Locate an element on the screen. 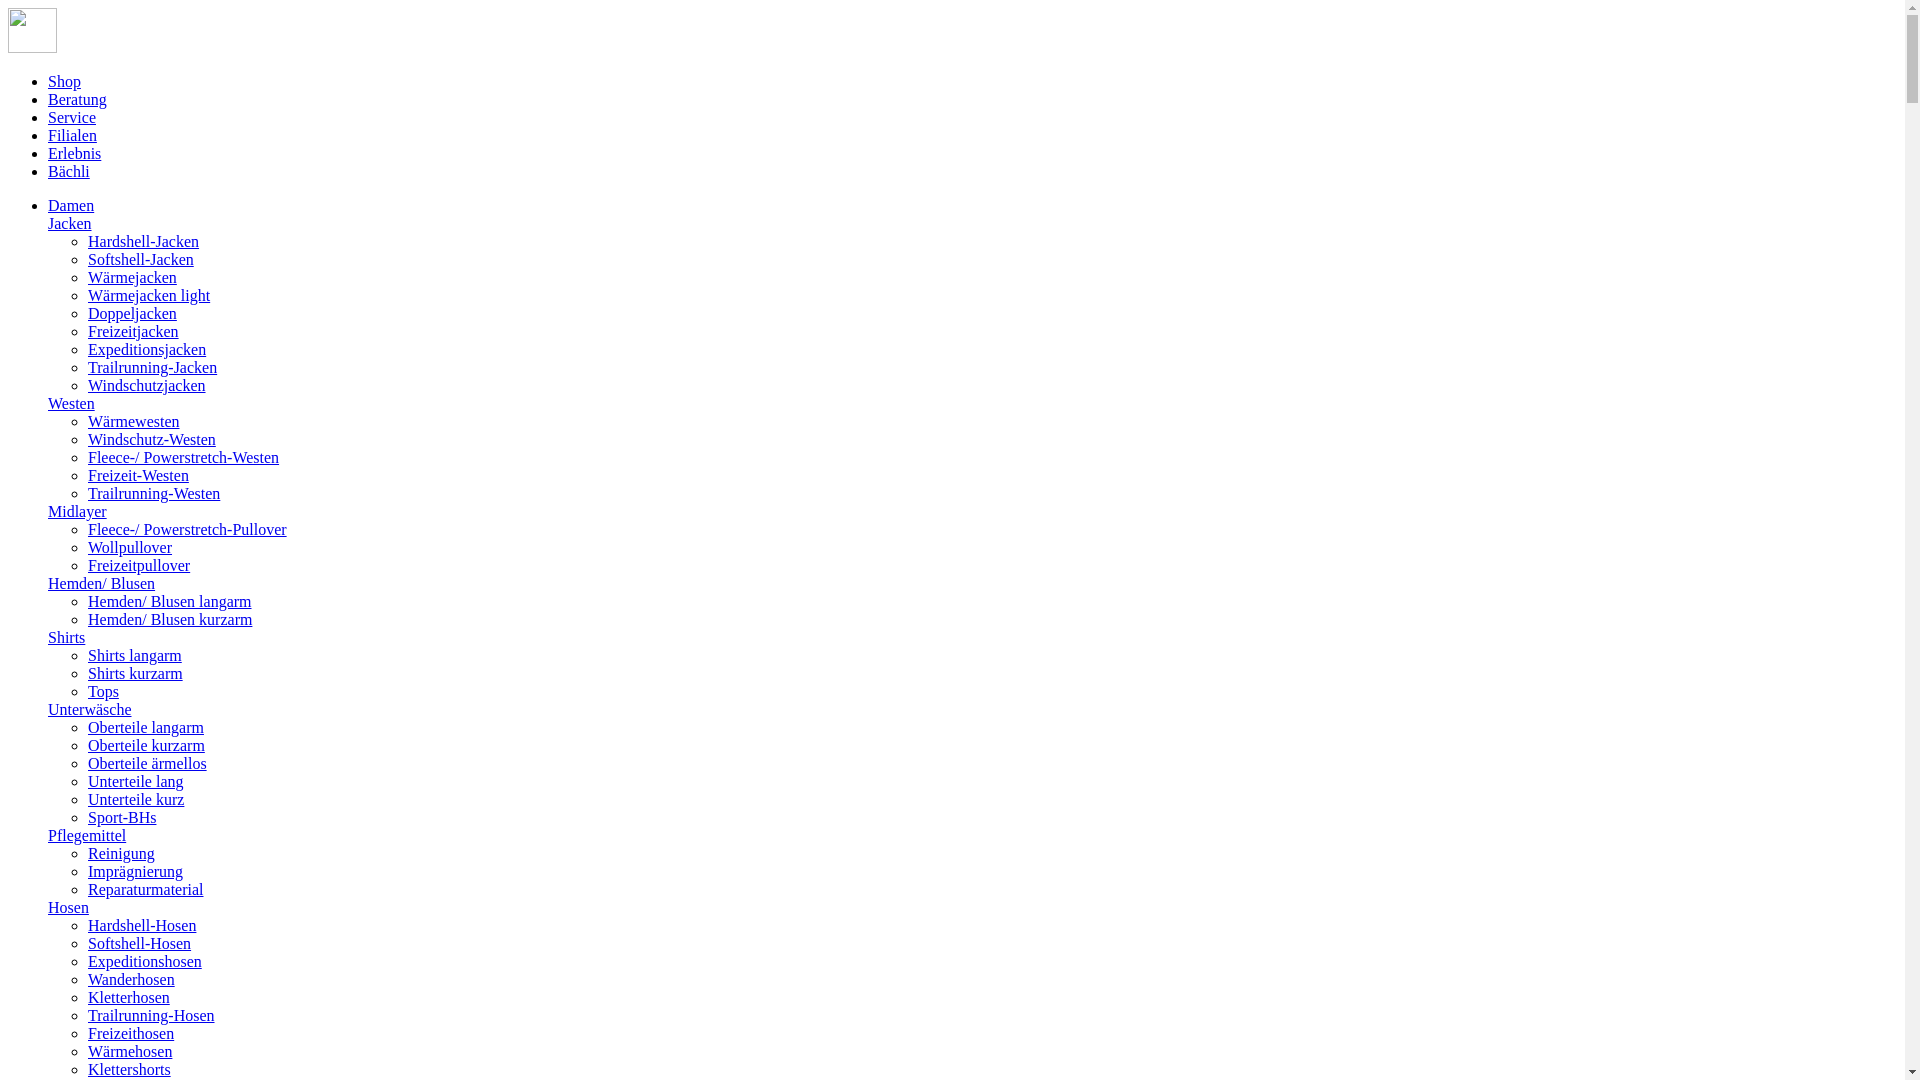 The width and height of the screenshot is (1920, 1080). 'Doppeljacken' is located at coordinates (131, 313).